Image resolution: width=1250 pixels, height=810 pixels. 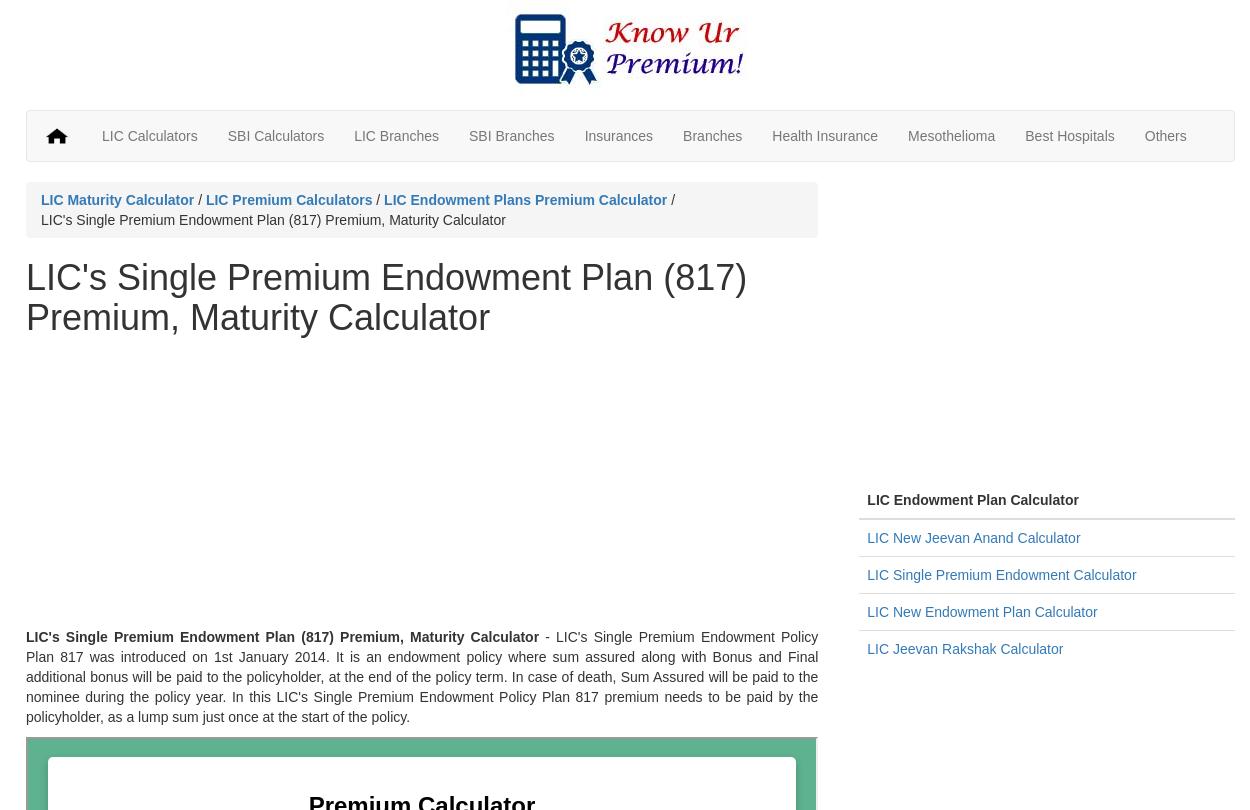 What do you see at coordinates (1068, 135) in the screenshot?
I see `'Best Hospitals'` at bounding box center [1068, 135].